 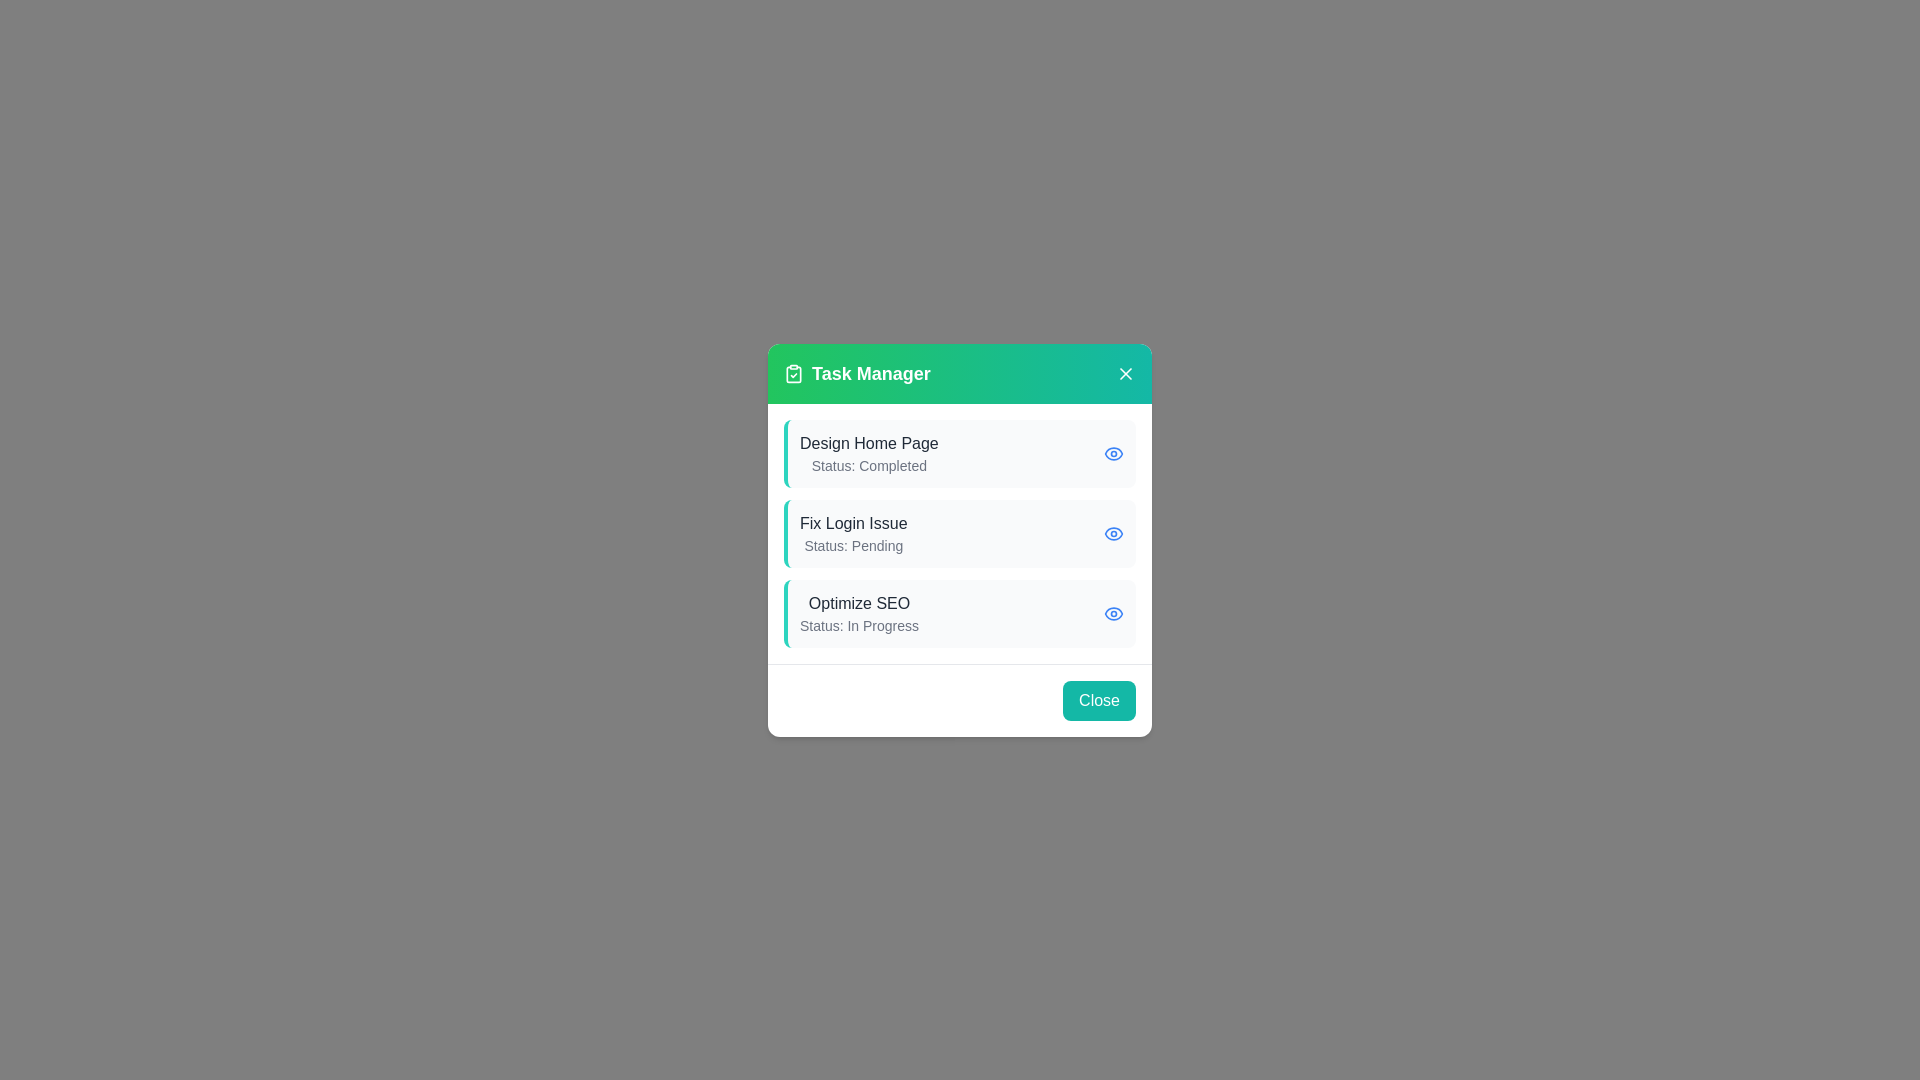 I want to click on the clipboard icon with a check mark located on the left side of the header bar next to the 'Task Manager' text in the task management application, so click(x=792, y=373).